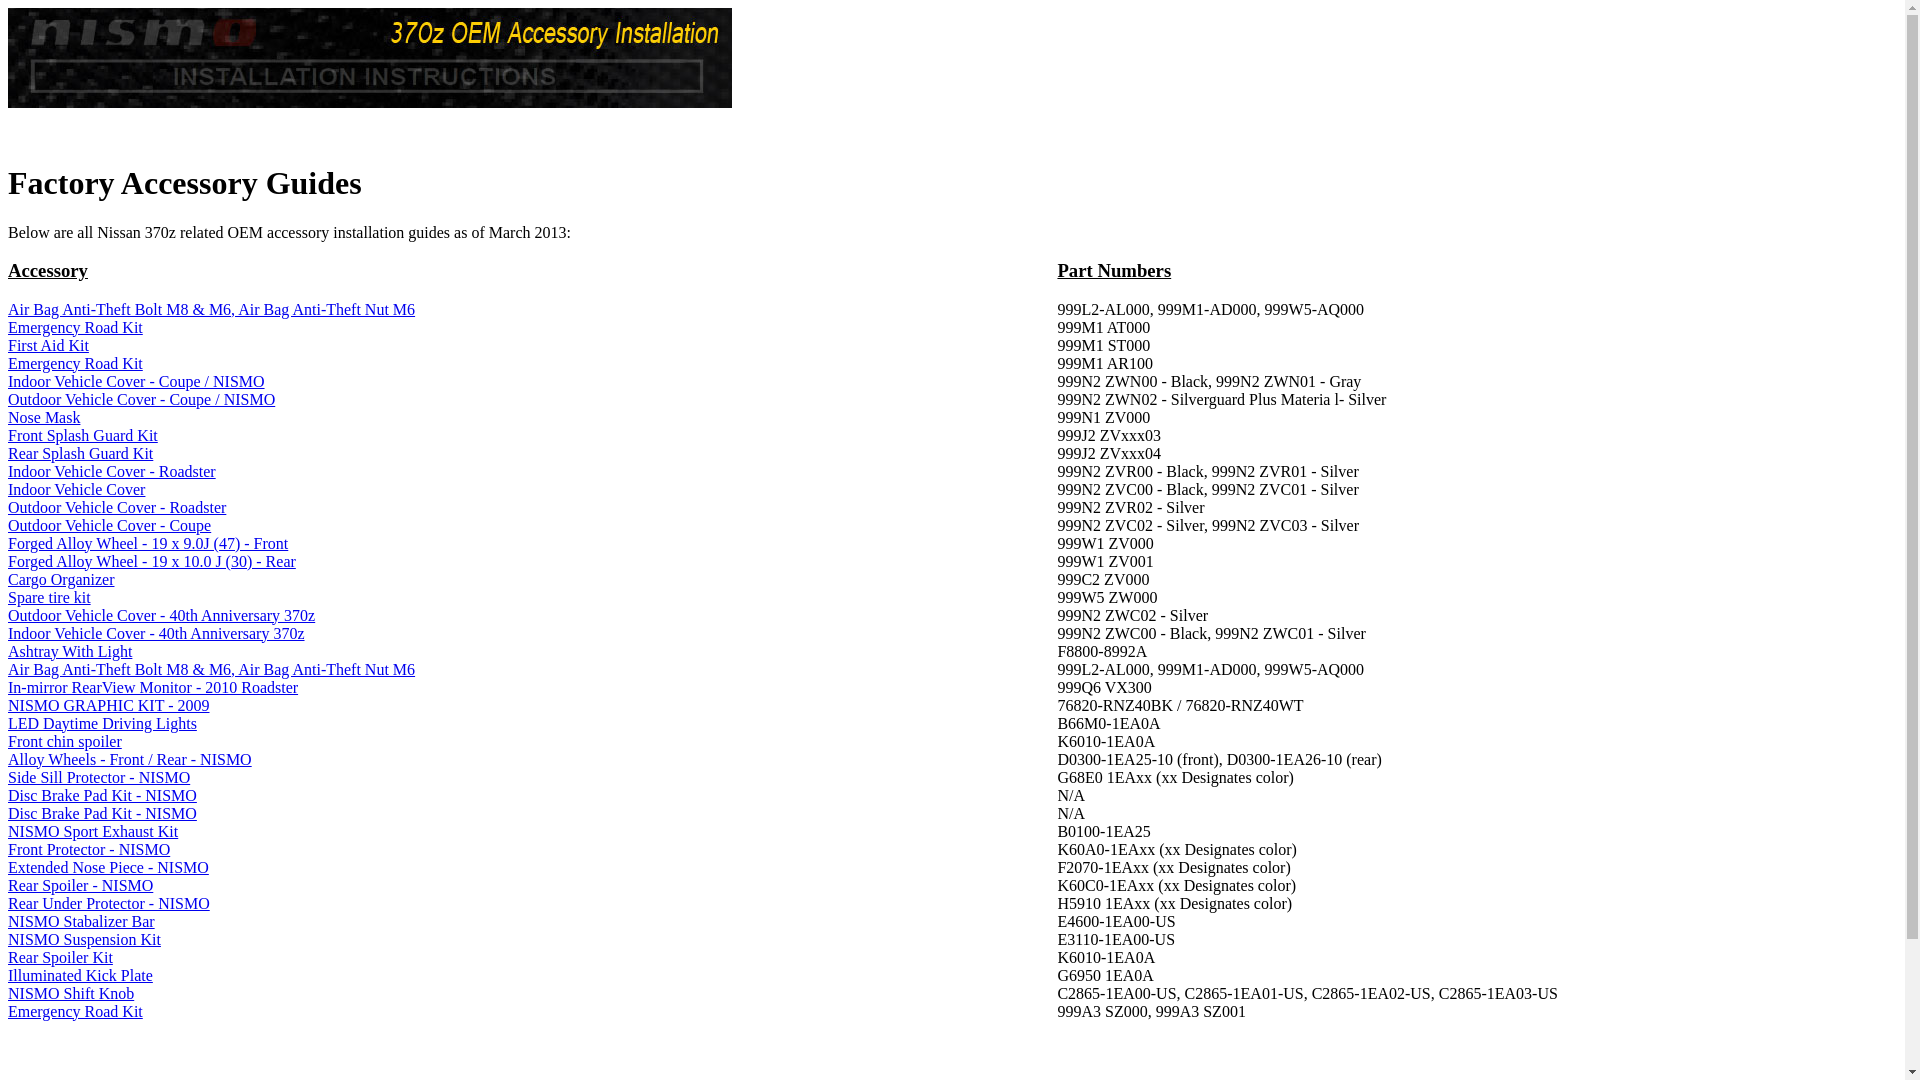 The height and width of the screenshot is (1080, 1920). What do you see at coordinates (65, 741) in the screenshot?
I see `'Front chin spoiler'` at bounding box center [65, 741].